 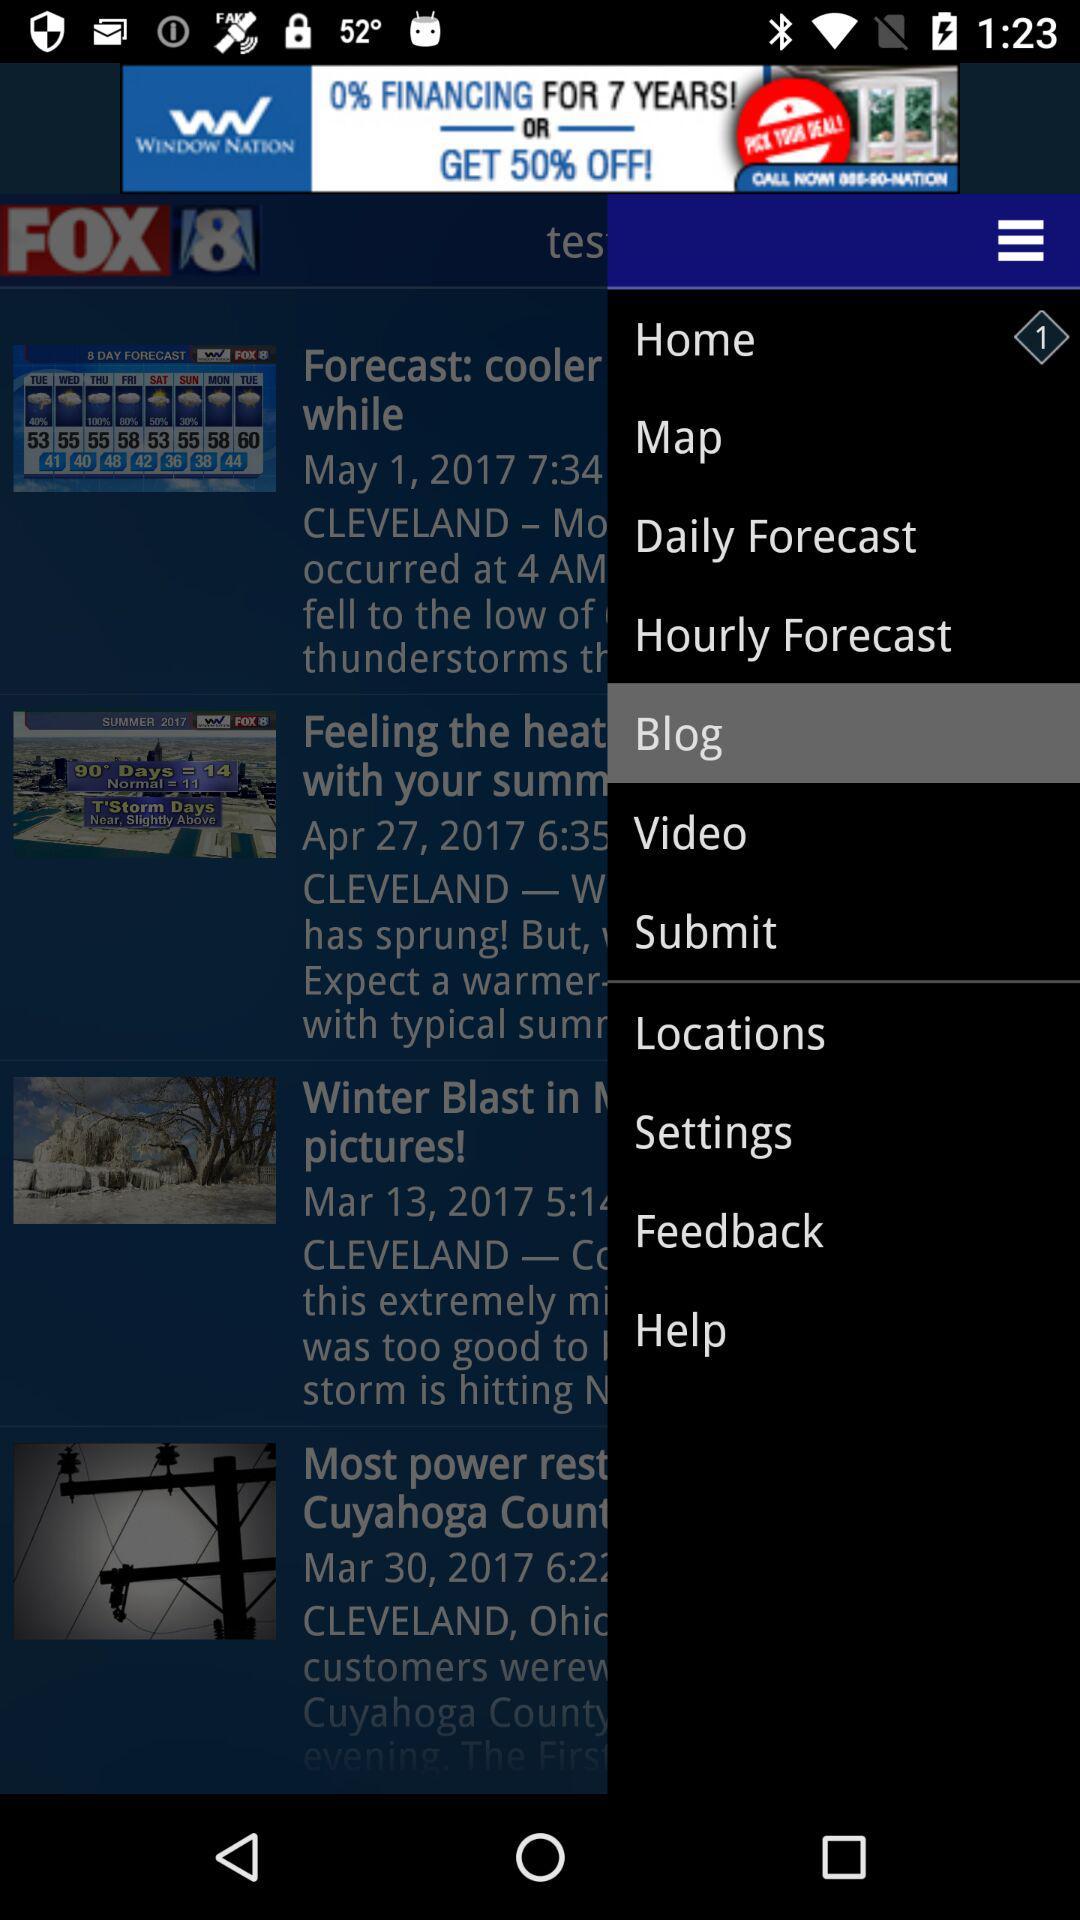 What do you see at coordinates (131, 240) in the screenshot?
I see `the sliders icon` at bounding box center [131, 240].